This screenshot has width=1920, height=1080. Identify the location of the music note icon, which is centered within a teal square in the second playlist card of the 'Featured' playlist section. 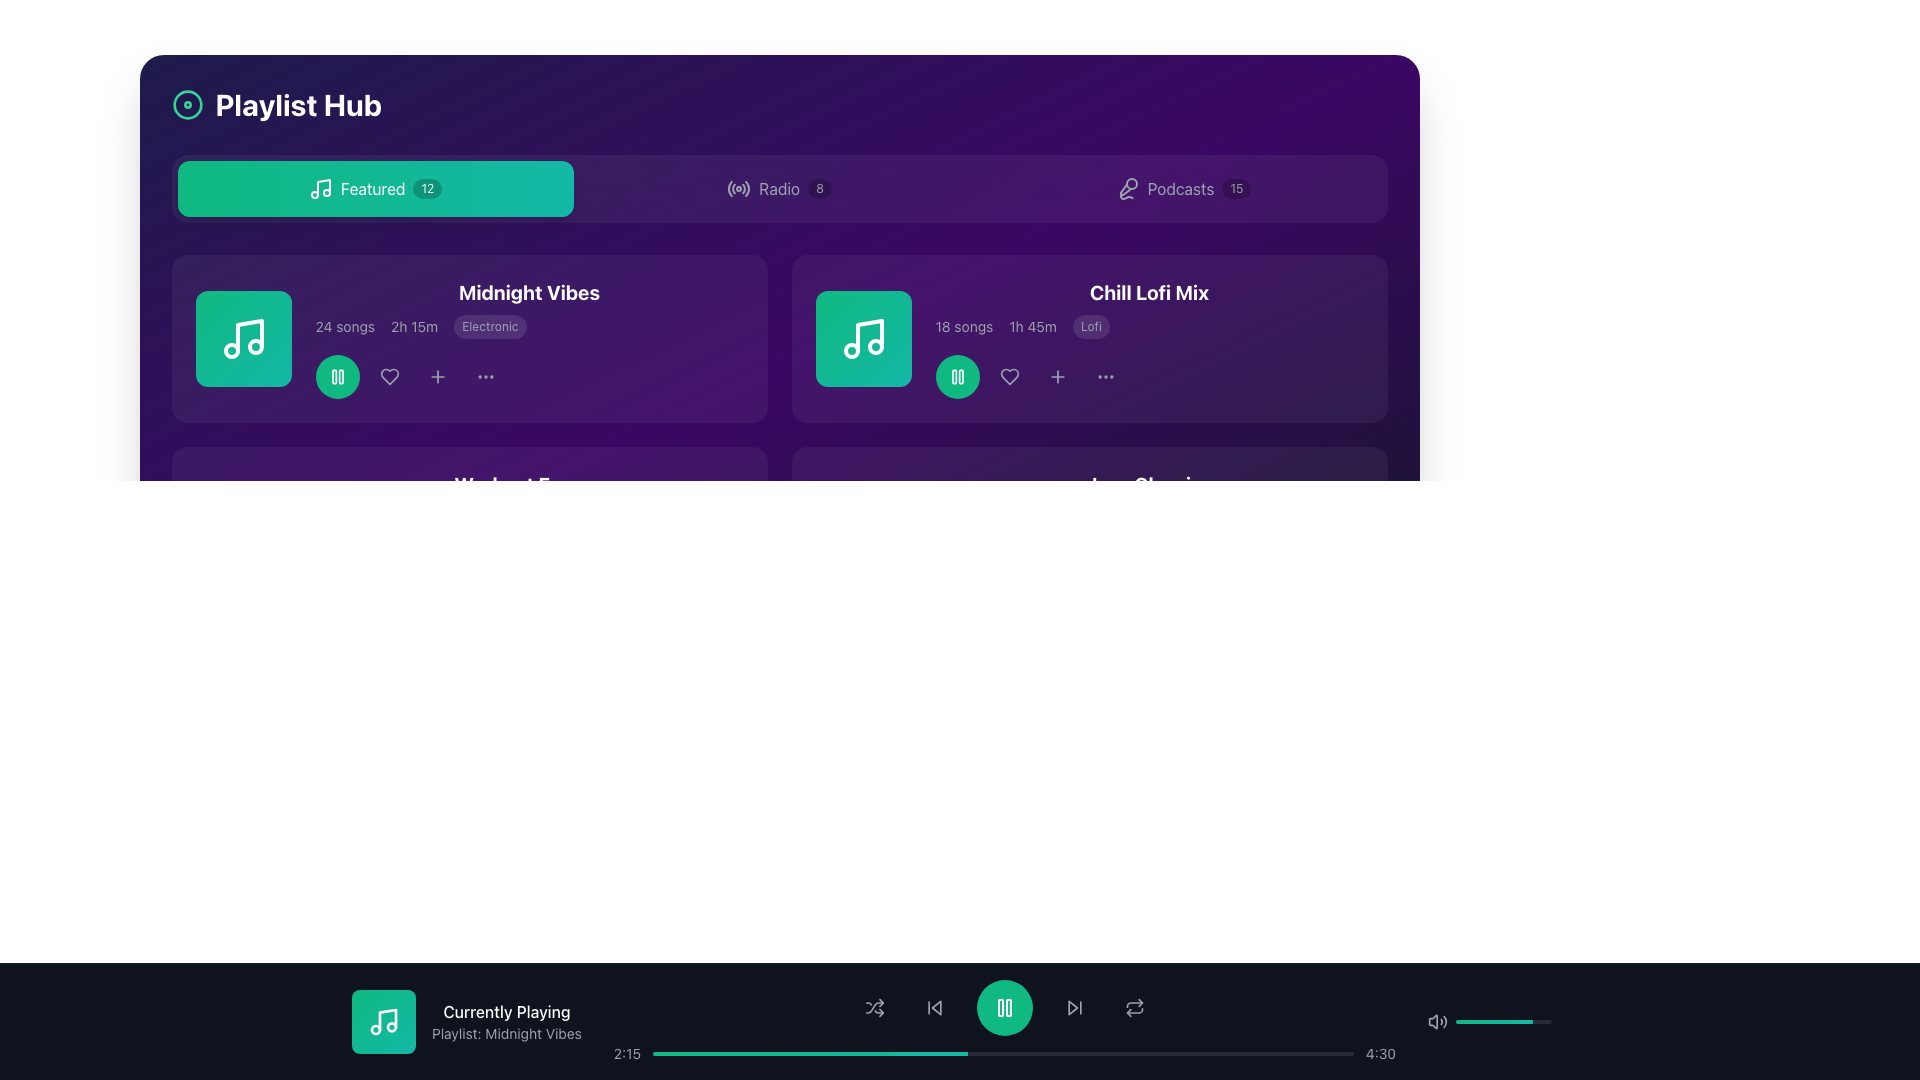
(863, 338).